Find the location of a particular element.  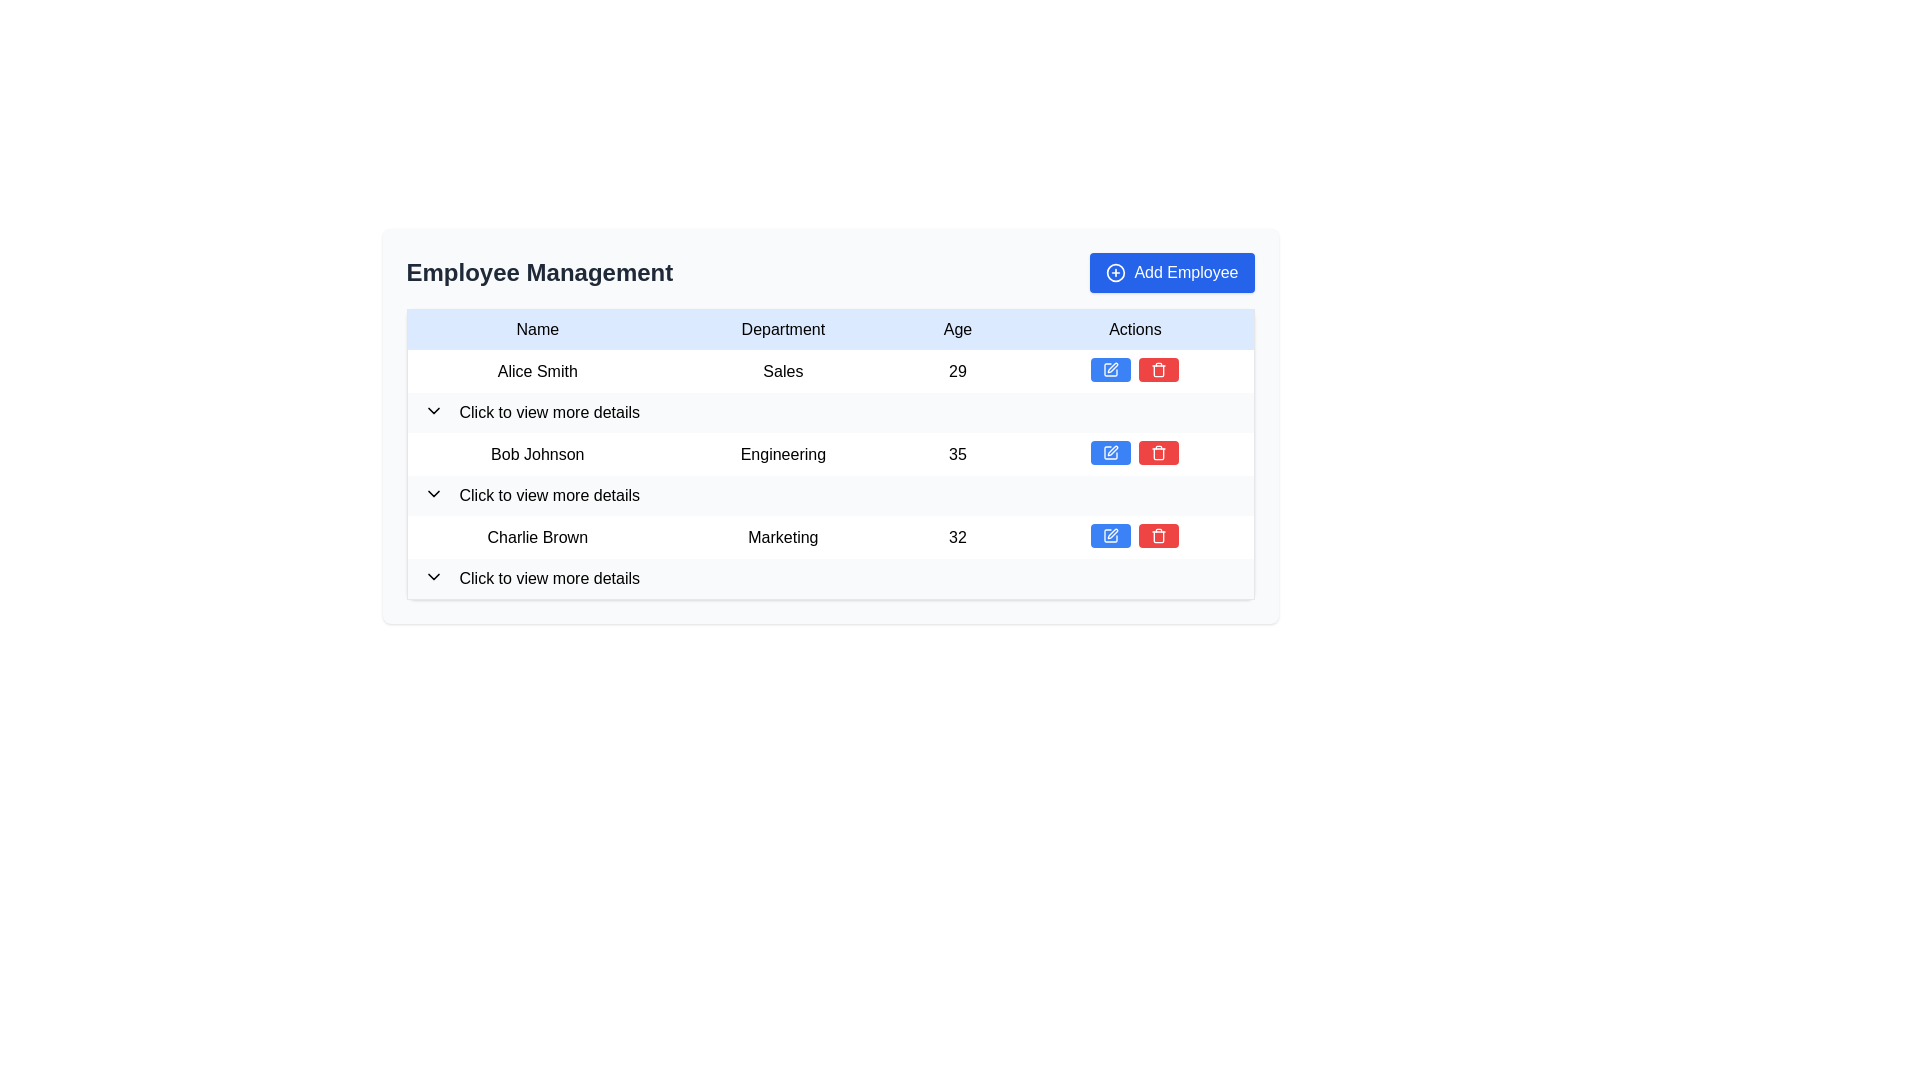

the delete button located in the 'Actions' column of the first row of the employee table is located at coordinates (1159, 370).